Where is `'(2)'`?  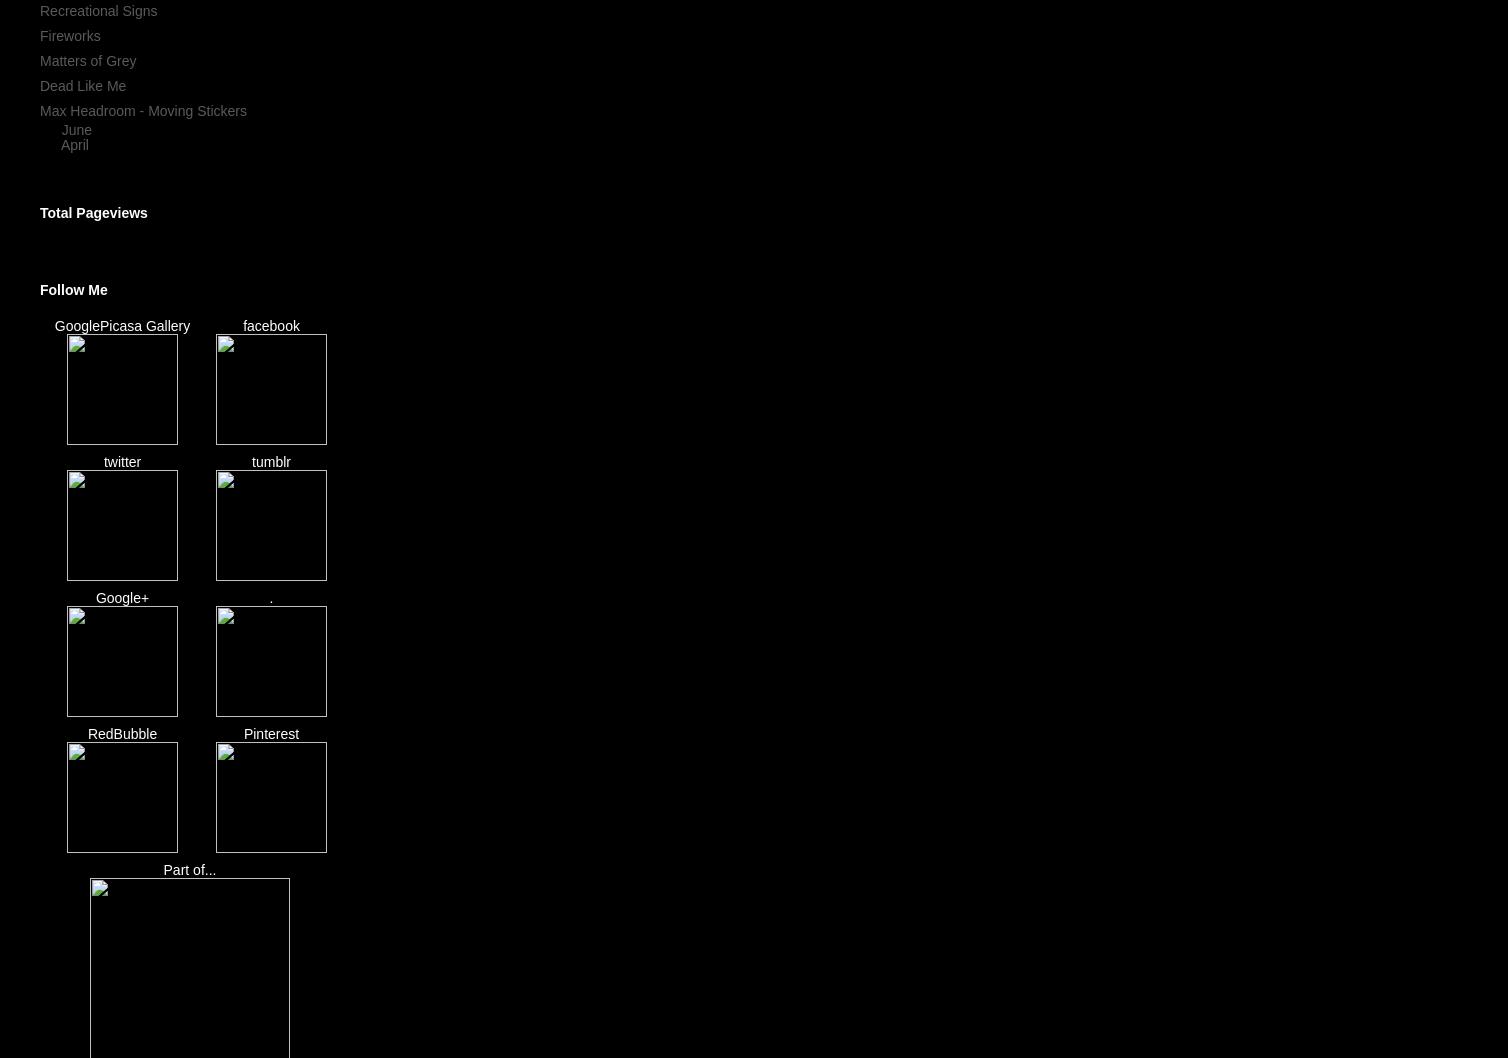
'(2)' is located at coordinates (100, 142).